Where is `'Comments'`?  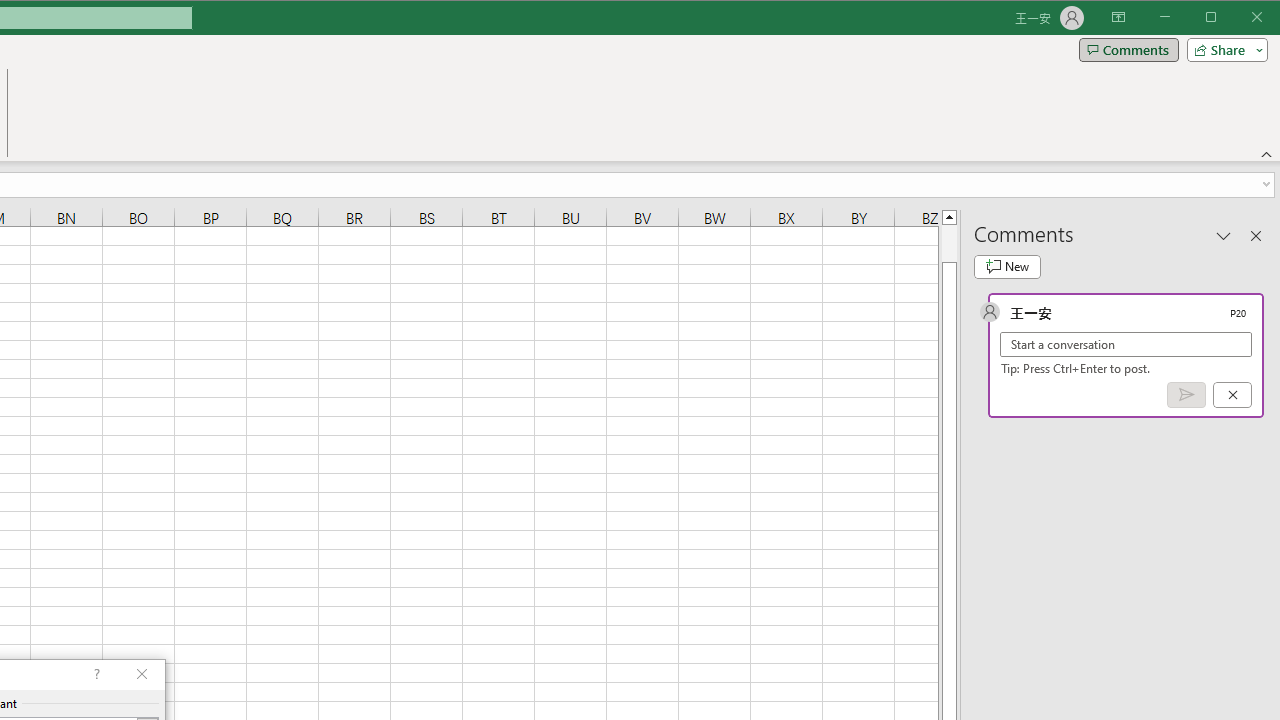
'Comments' is located at coordinates (1128, 49).